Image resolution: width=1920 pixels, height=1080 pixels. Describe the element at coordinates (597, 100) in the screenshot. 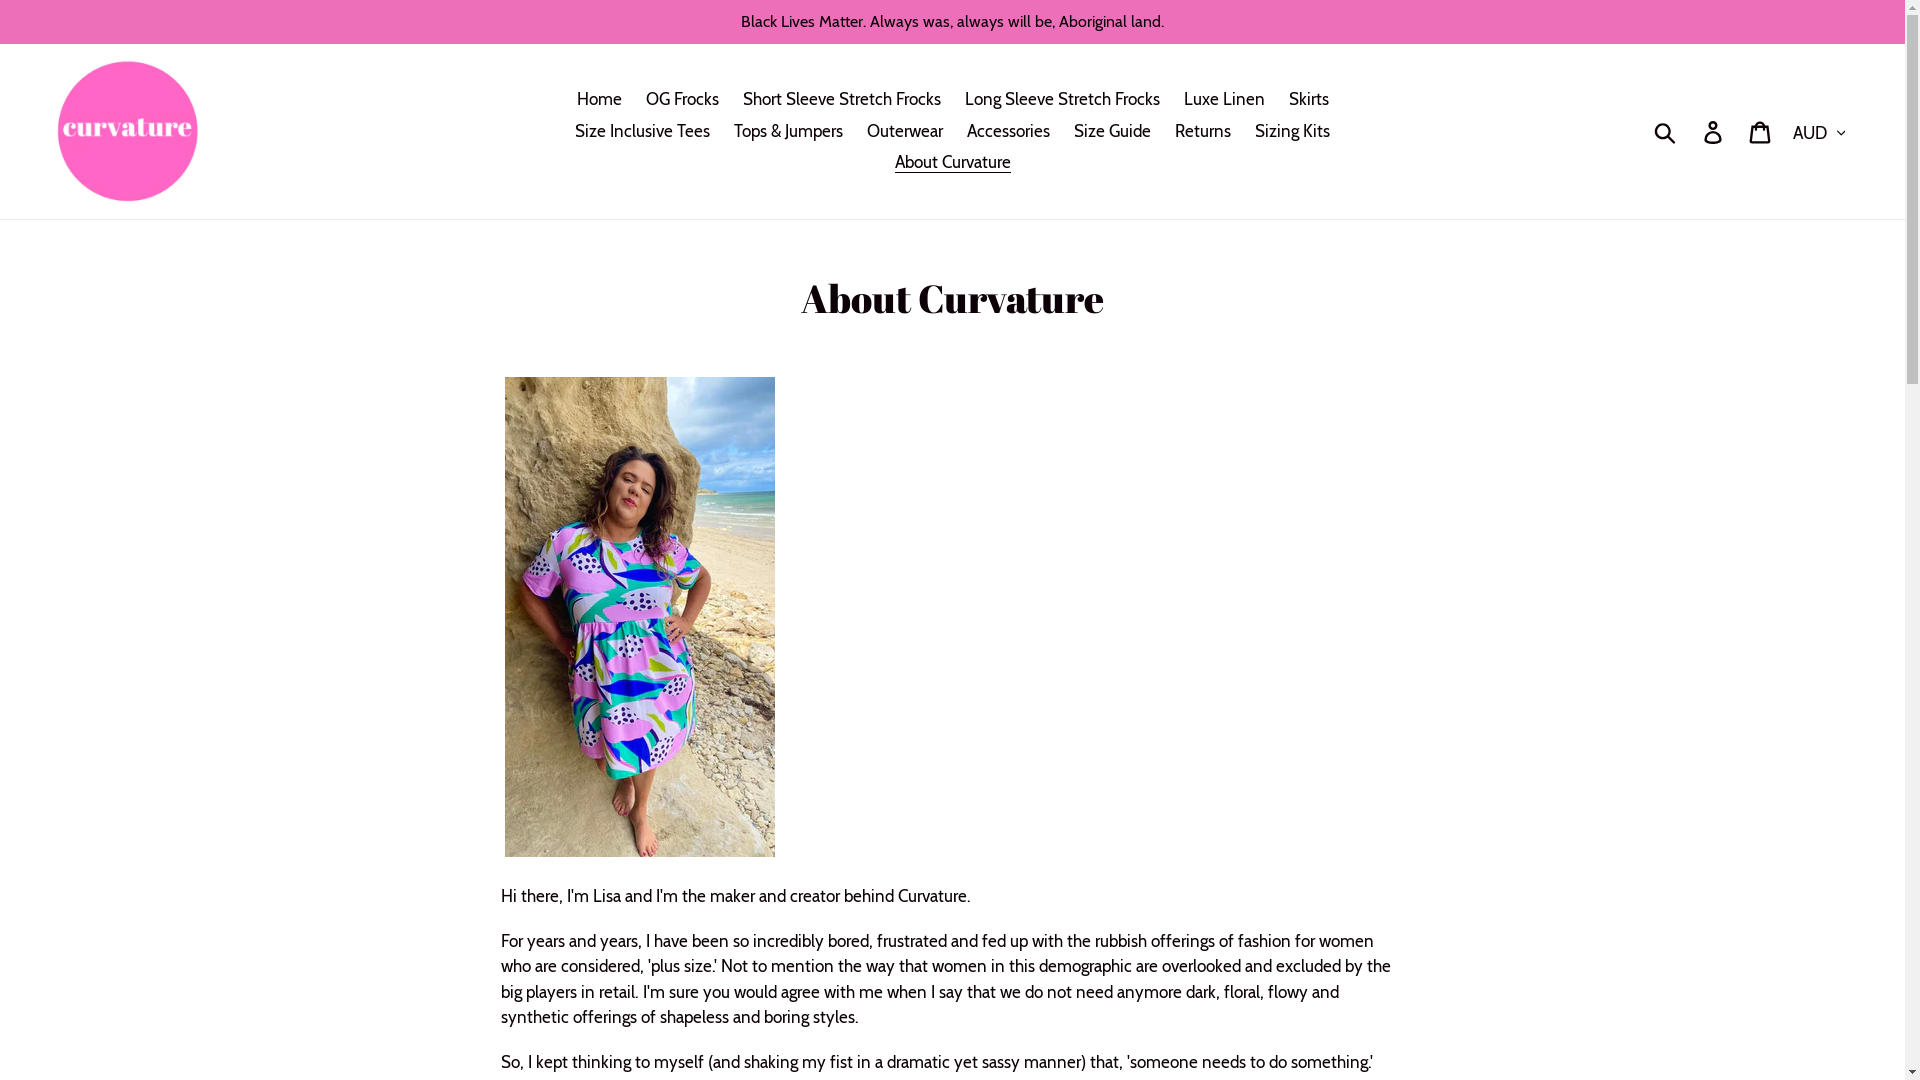

I see `'Home'` at that location.